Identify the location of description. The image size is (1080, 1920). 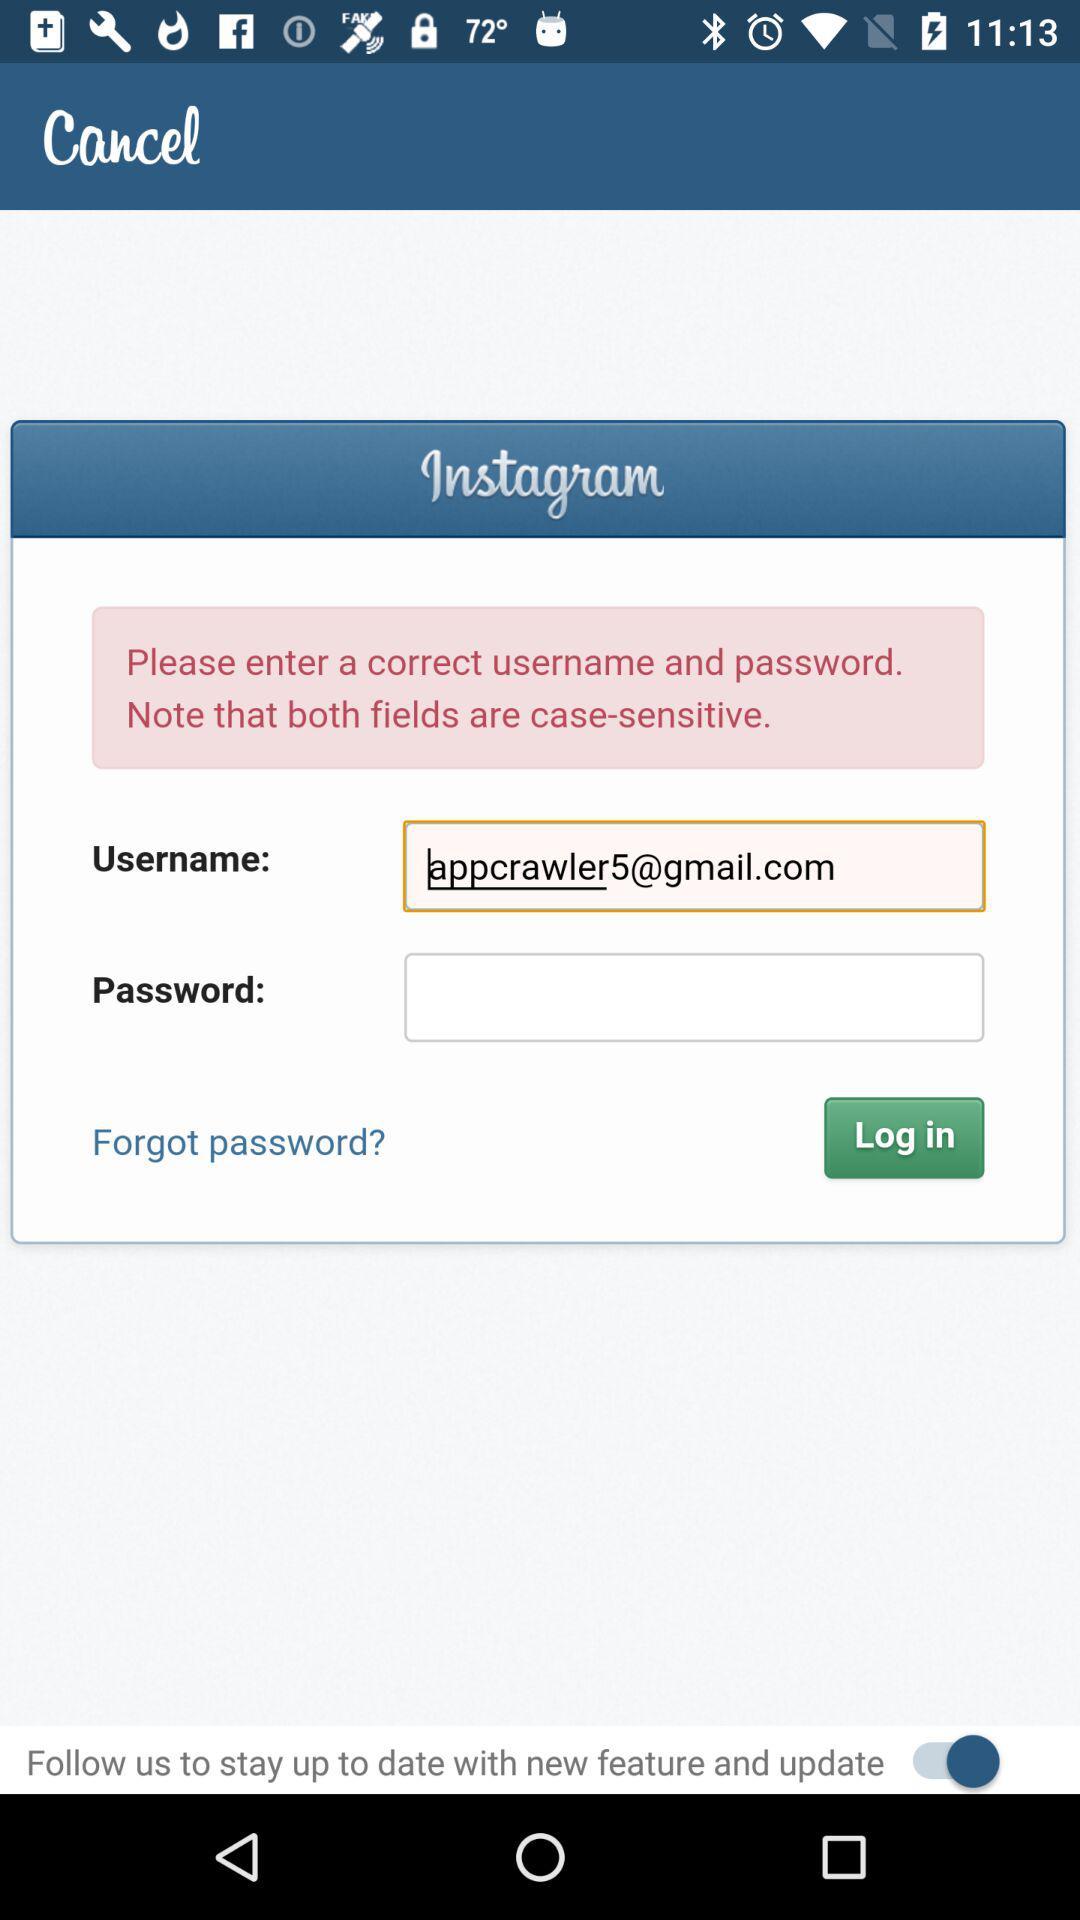
(540, 967).